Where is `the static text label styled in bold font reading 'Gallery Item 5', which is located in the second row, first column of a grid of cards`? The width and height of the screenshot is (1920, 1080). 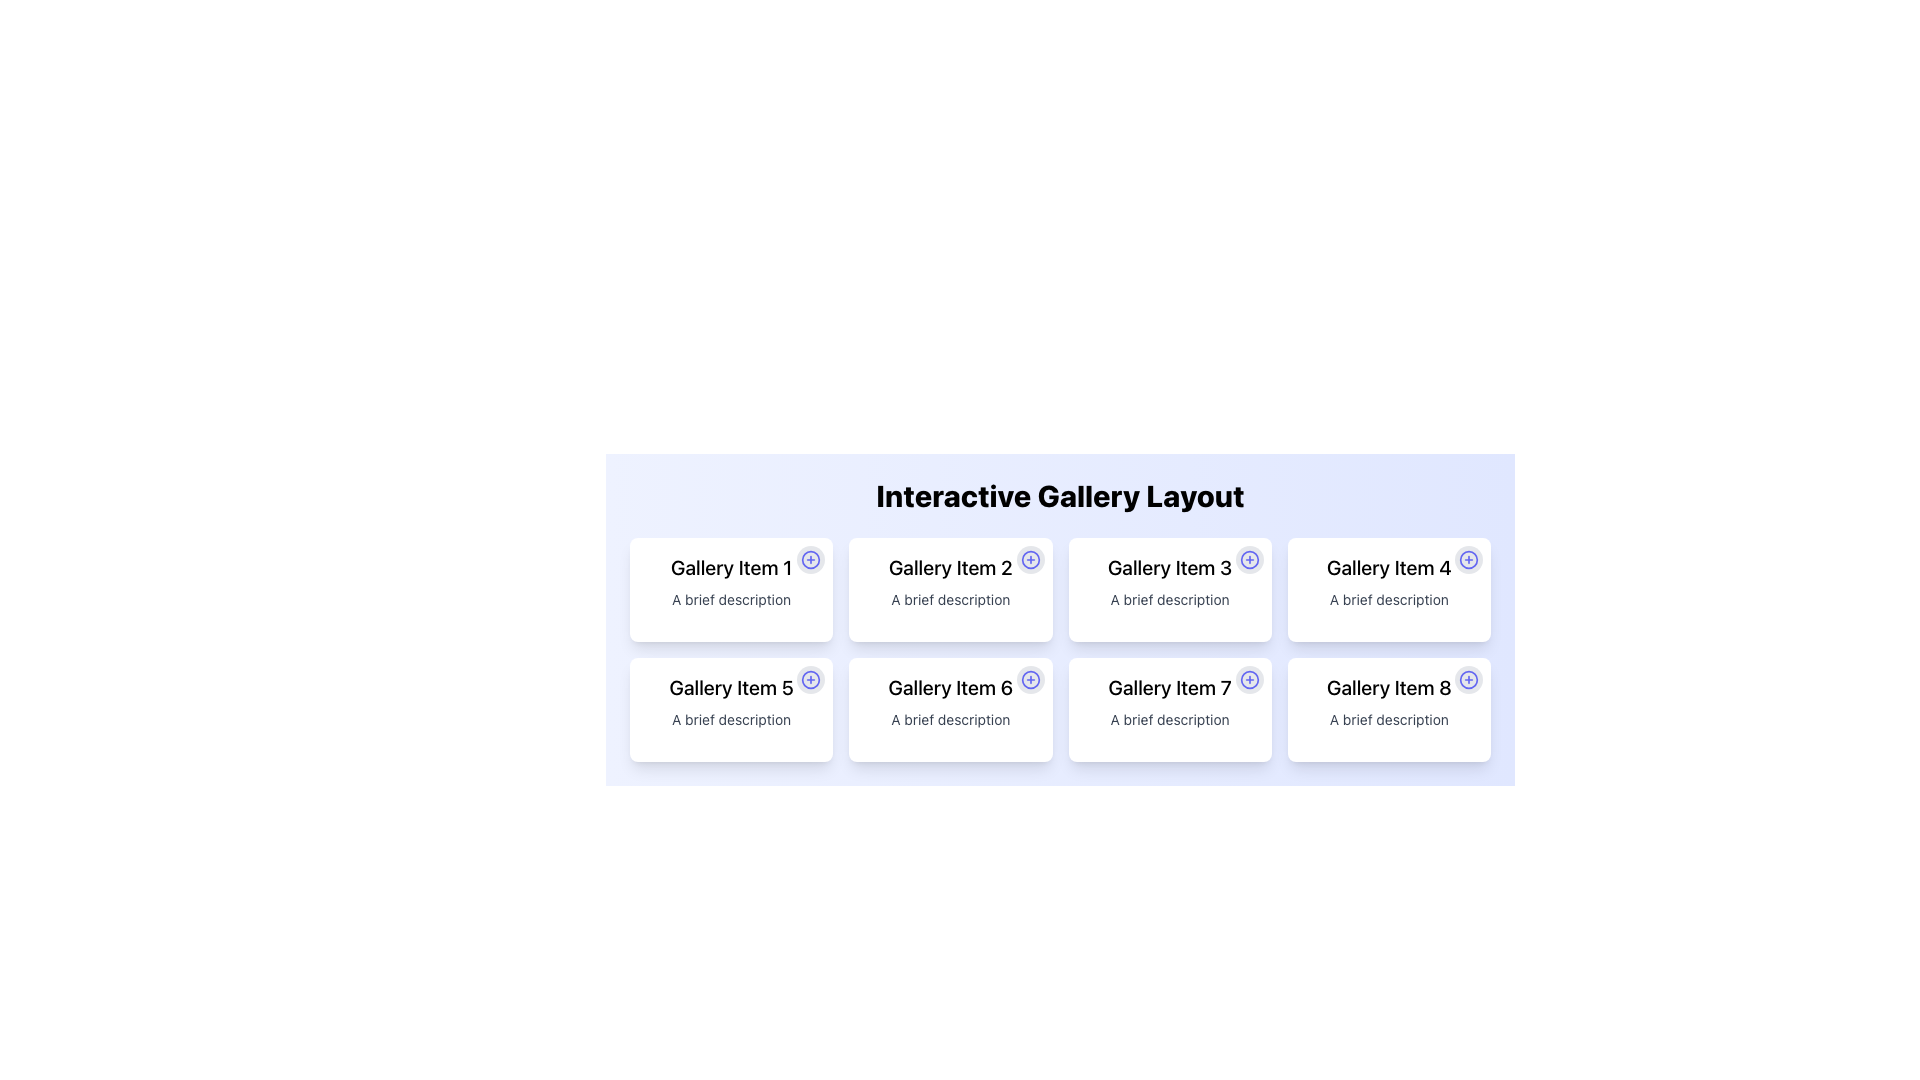
the static text label styled in bold font reading 'Gallery Item 5', which is located in the second row, first column of a grid of cards is located at coordinates (730, 686).